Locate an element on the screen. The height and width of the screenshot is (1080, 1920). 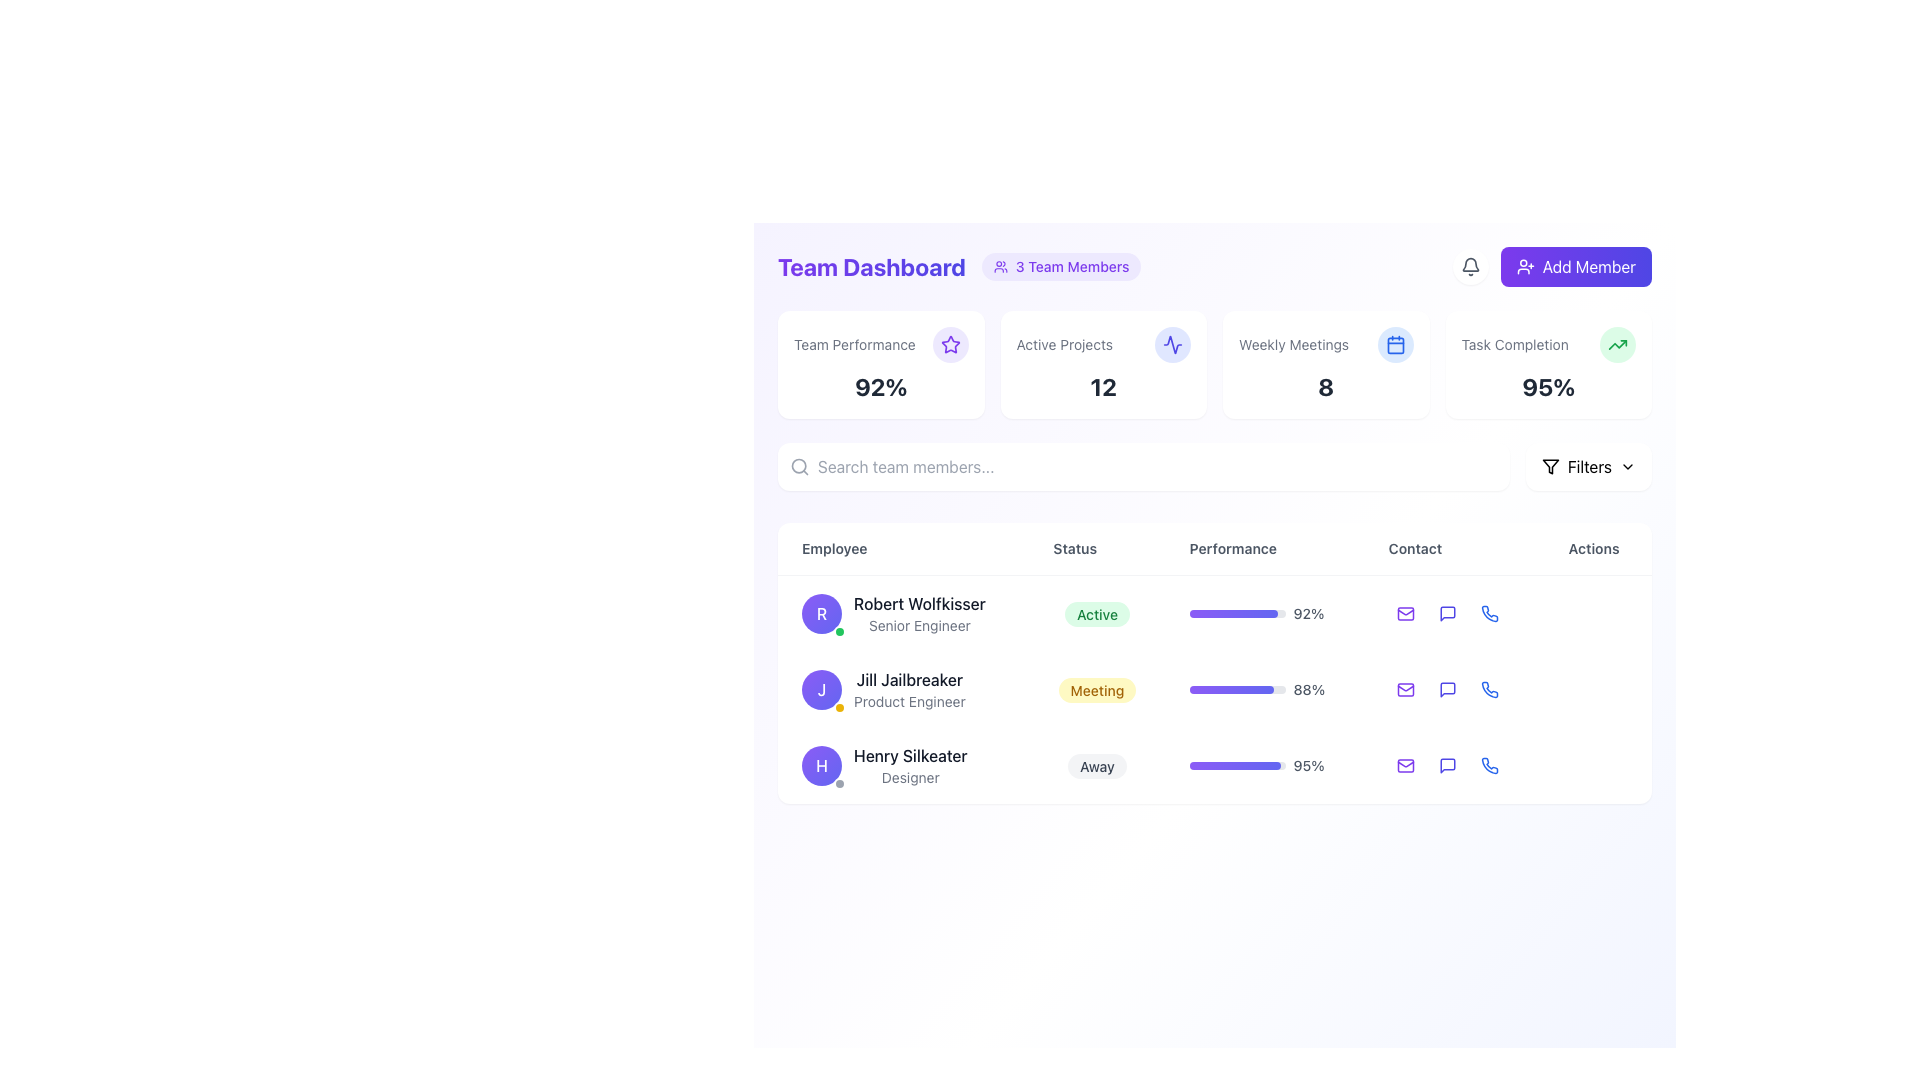
the progress bar representing the performance percentage (95%) of Henry Silkeater in the third row of the 'Performance' column is located at coordinates (1264, 765).